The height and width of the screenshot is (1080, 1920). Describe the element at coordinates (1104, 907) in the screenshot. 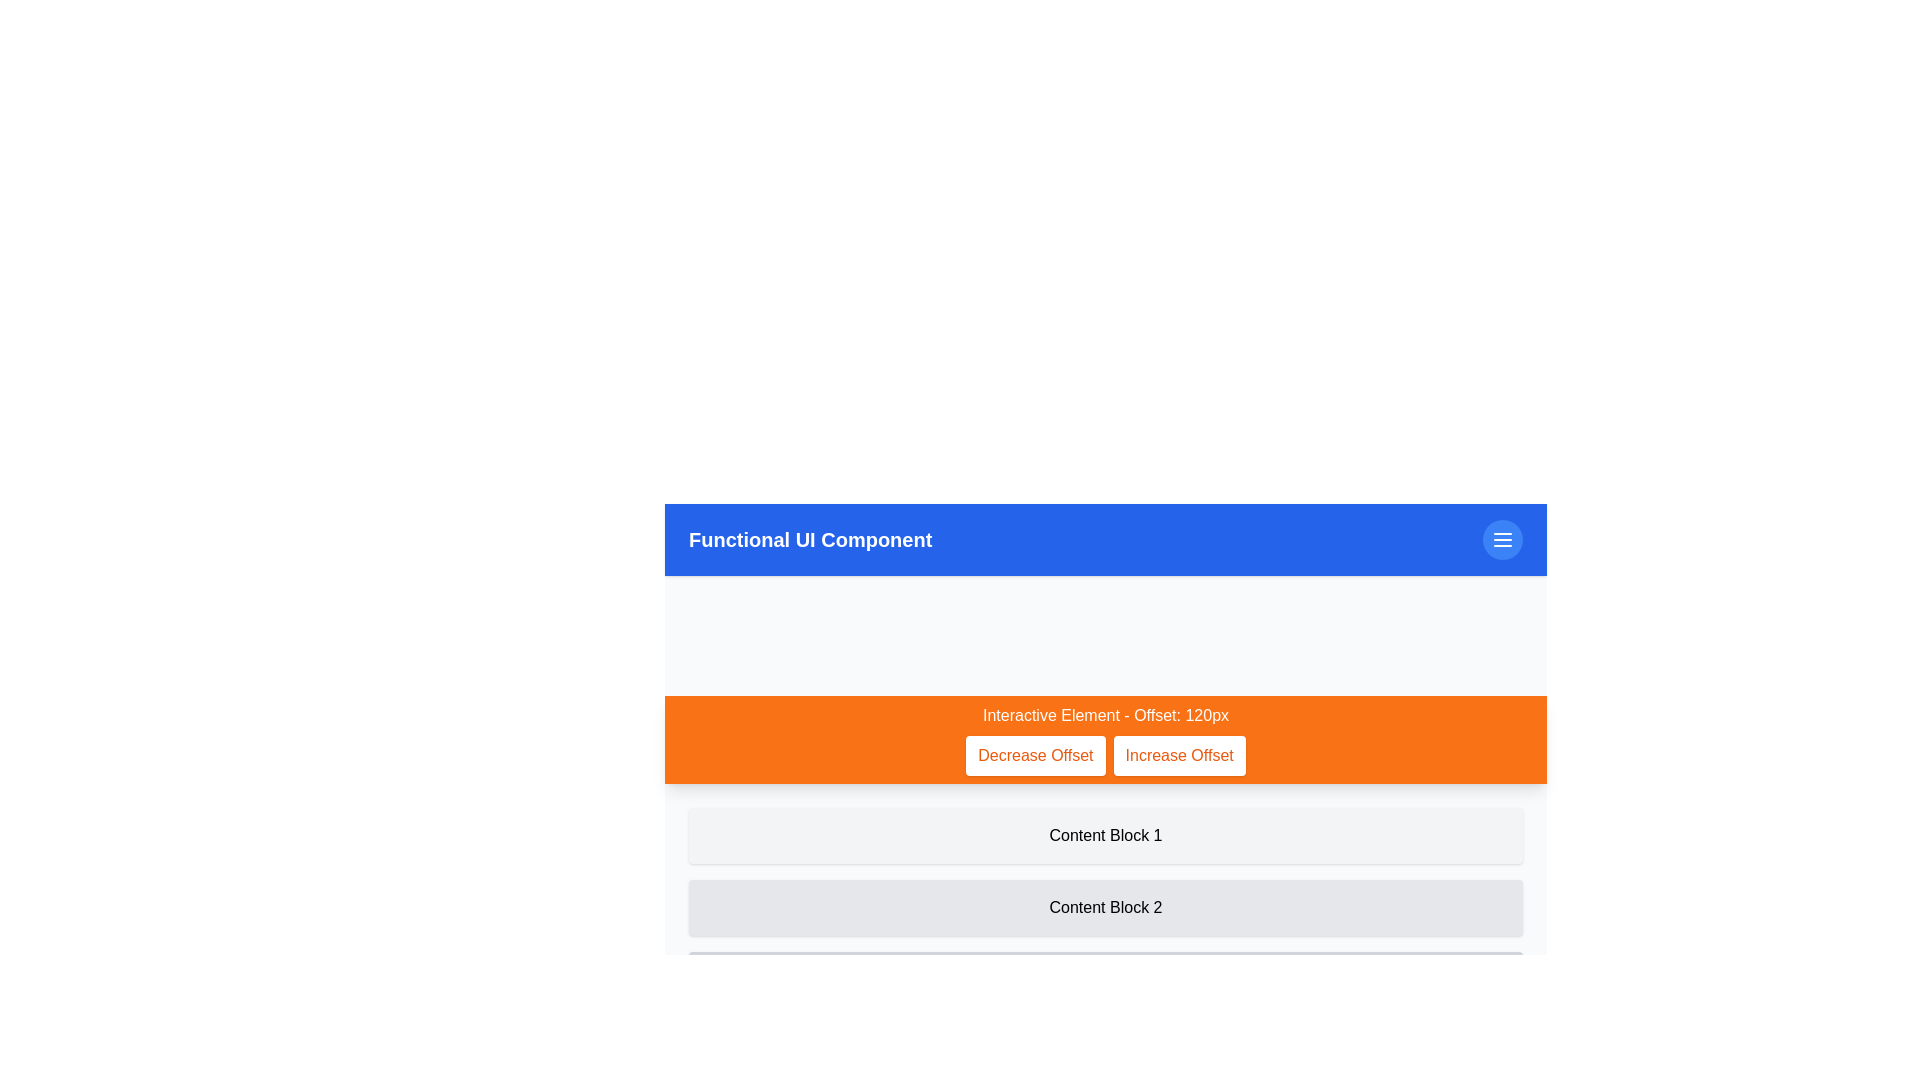

I see `the second content block, which is a horizontally stretched rectangular element with light gray shading and rounded corners, containing centered black text reading 'Content Block 2.'` at that location.